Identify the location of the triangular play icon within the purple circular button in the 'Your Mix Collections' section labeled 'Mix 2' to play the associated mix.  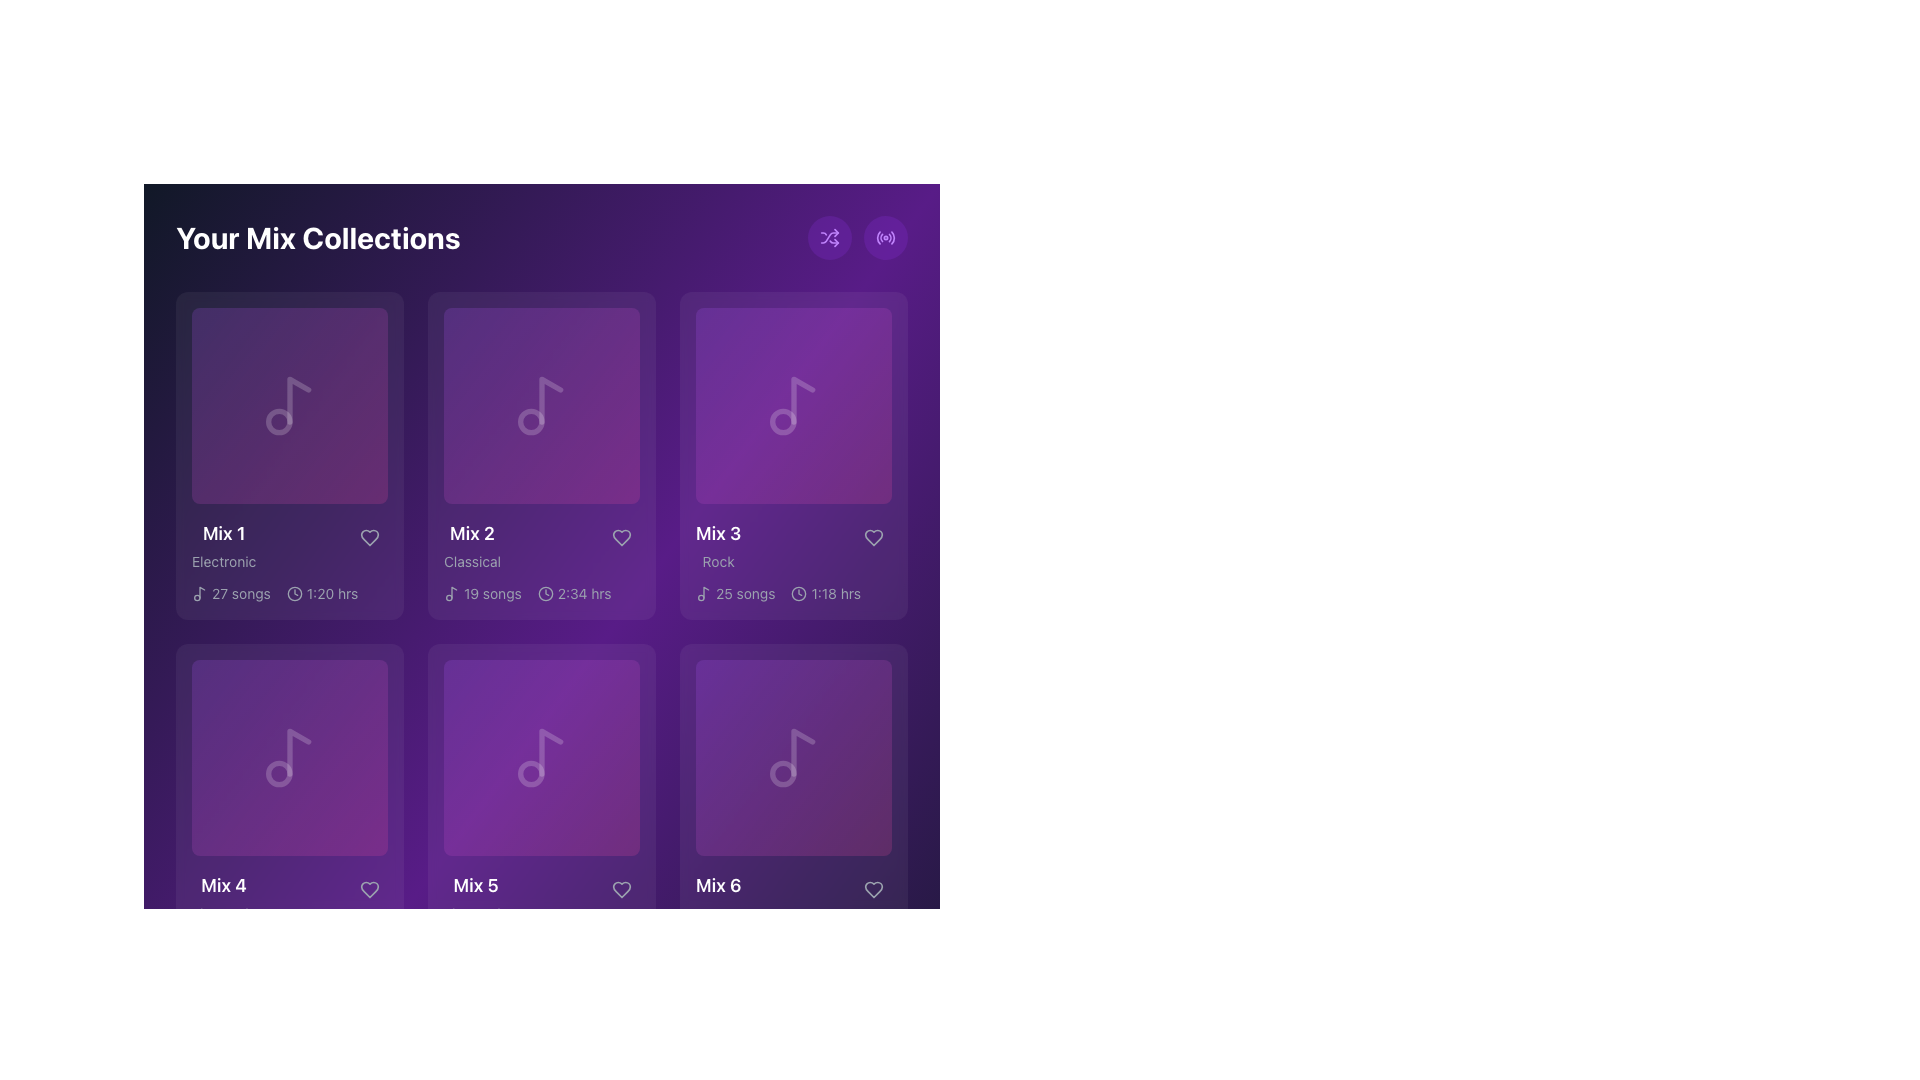
(542, 405).